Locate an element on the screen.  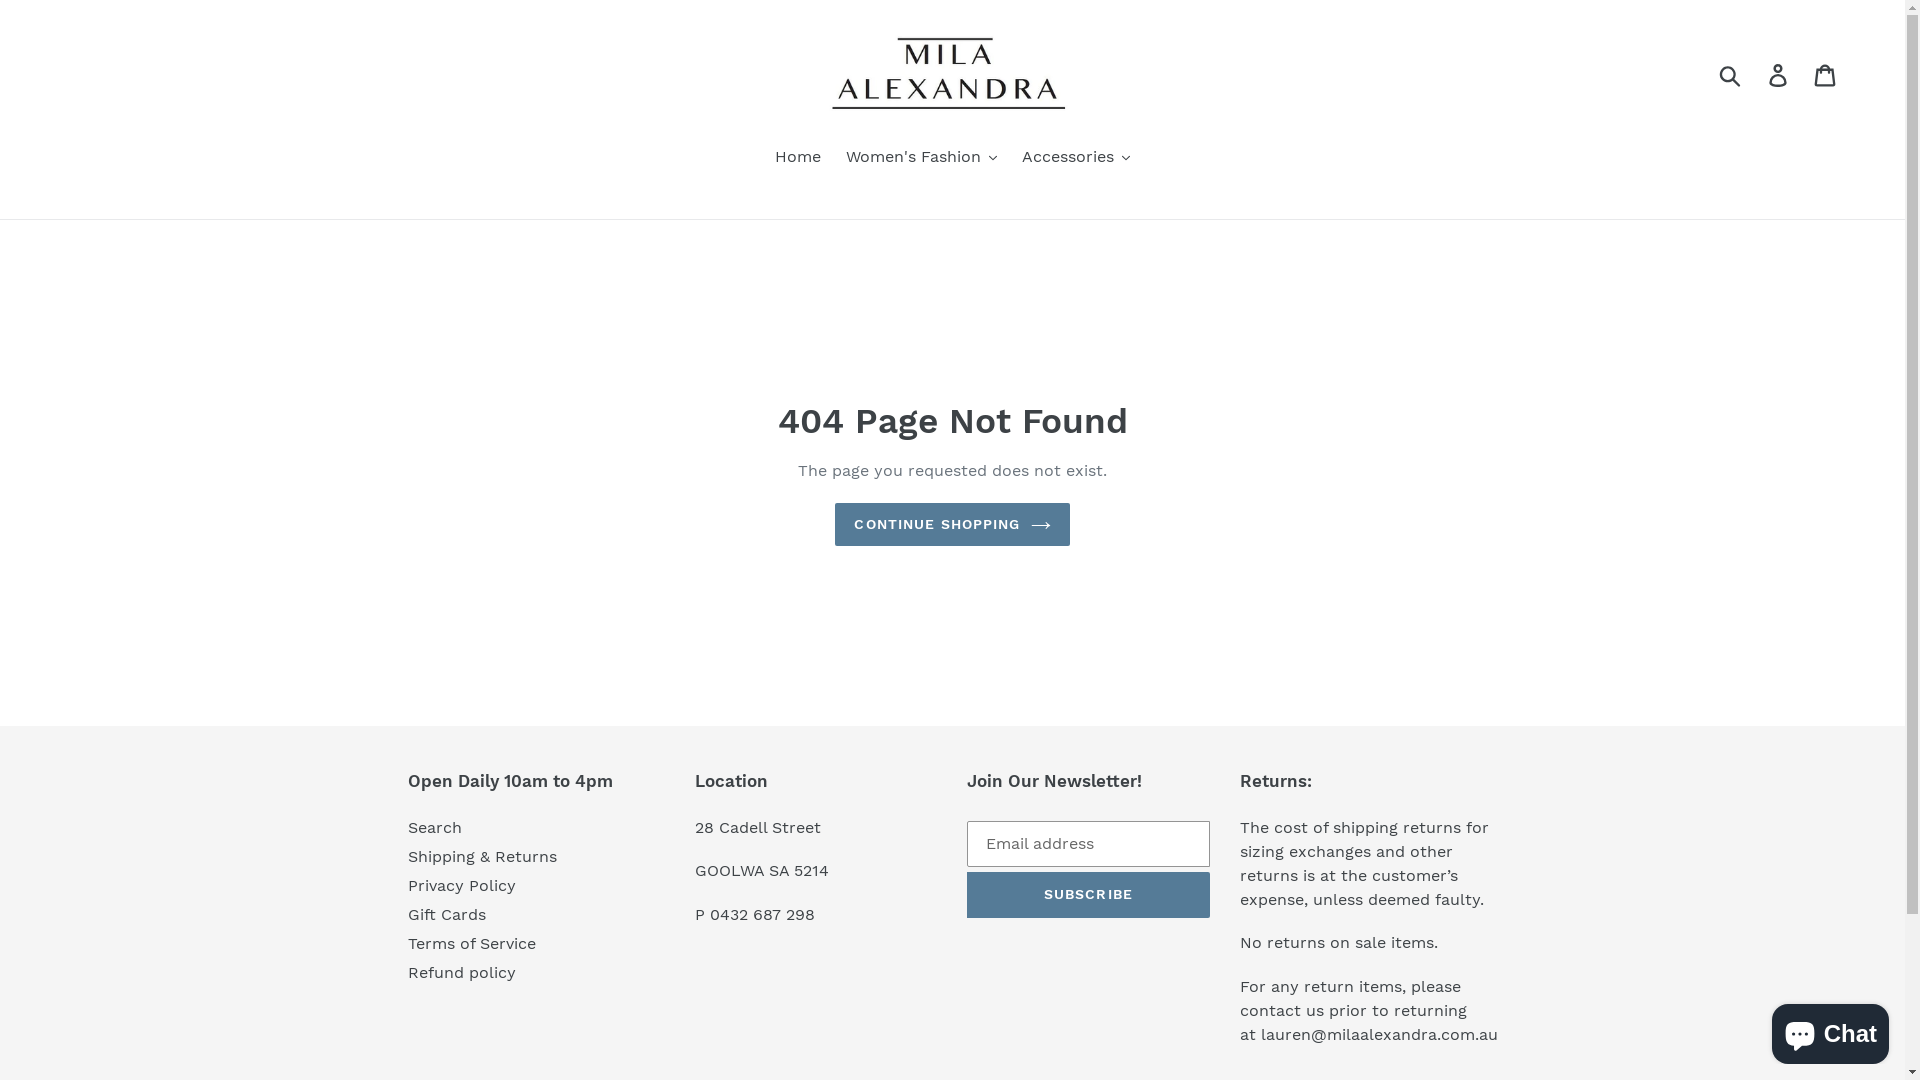
'Shopify online store chat' is located at coordinates (1830, 1029).